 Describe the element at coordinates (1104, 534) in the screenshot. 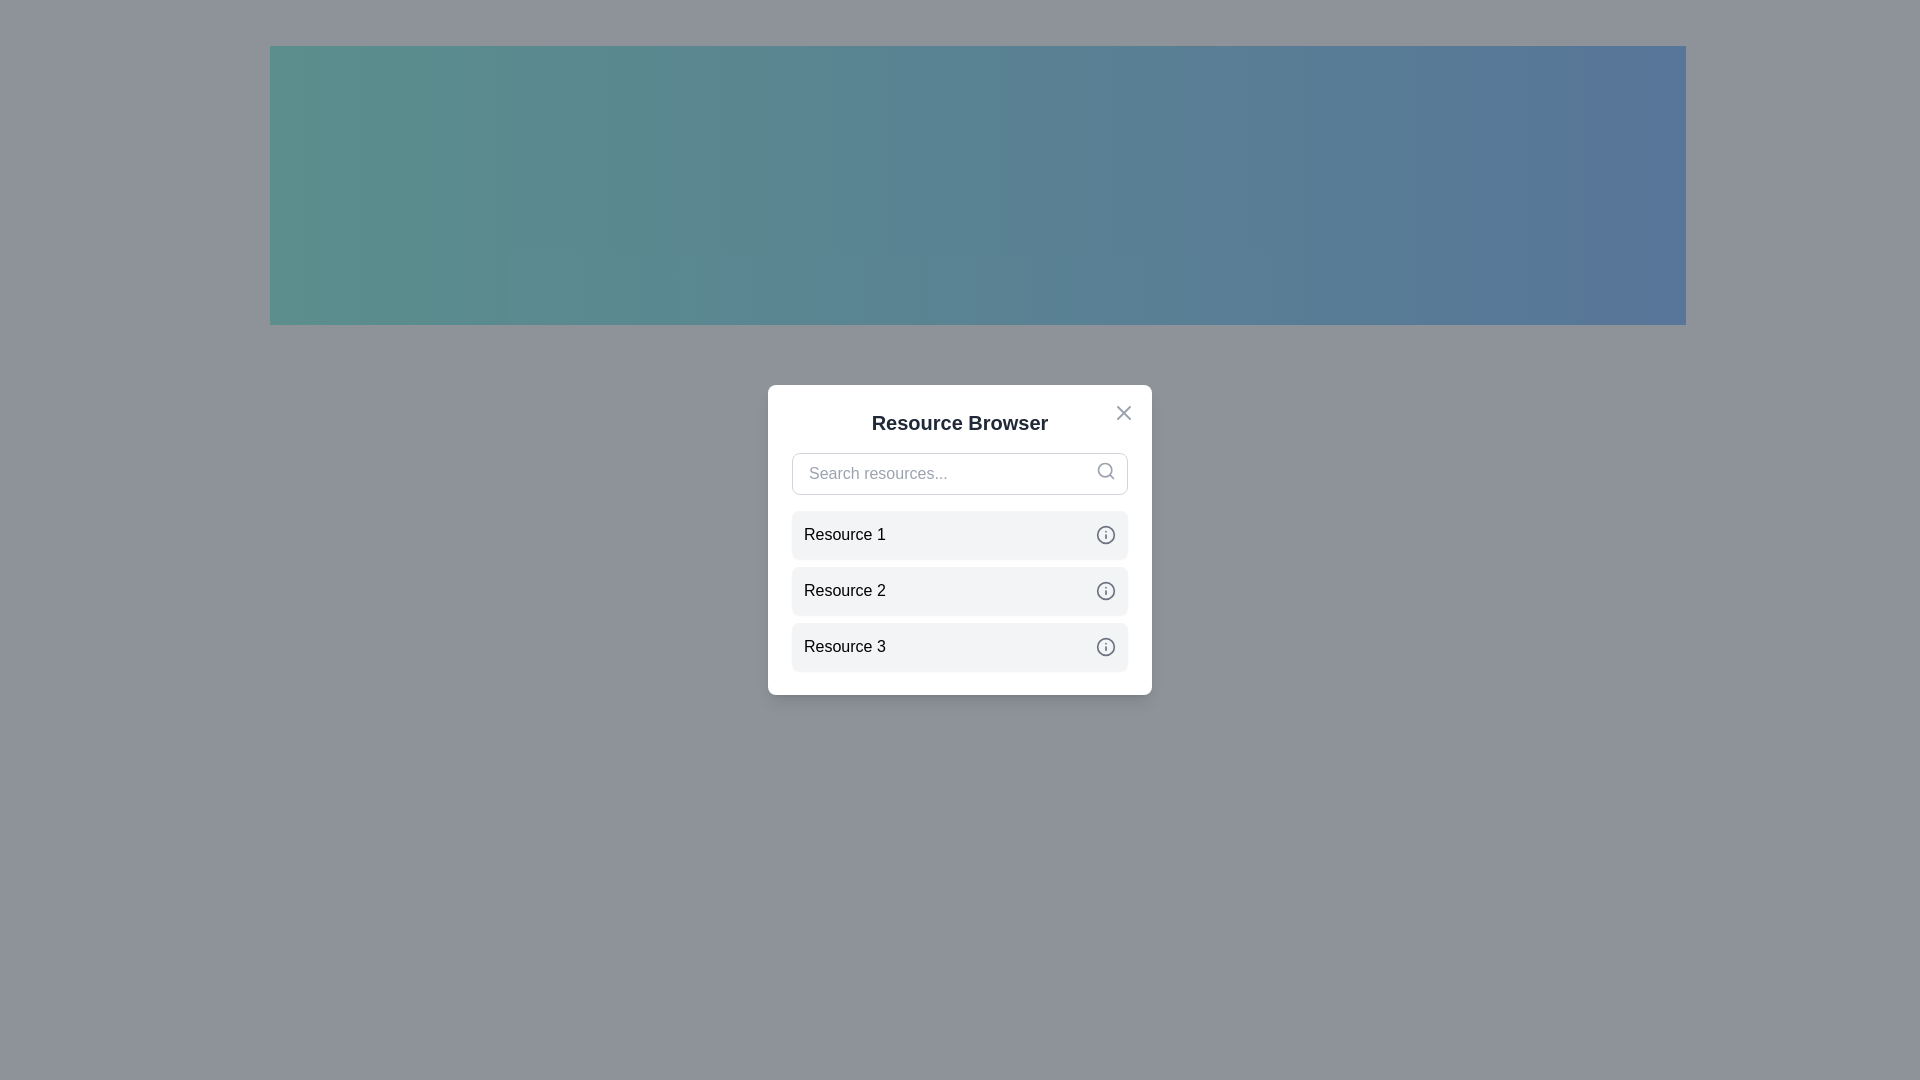

I see `the Decorative SVG Circle, which visually represents an aspect of the associated resource and is part of the information icon group located to the right of 'Resource 1'` at that location.